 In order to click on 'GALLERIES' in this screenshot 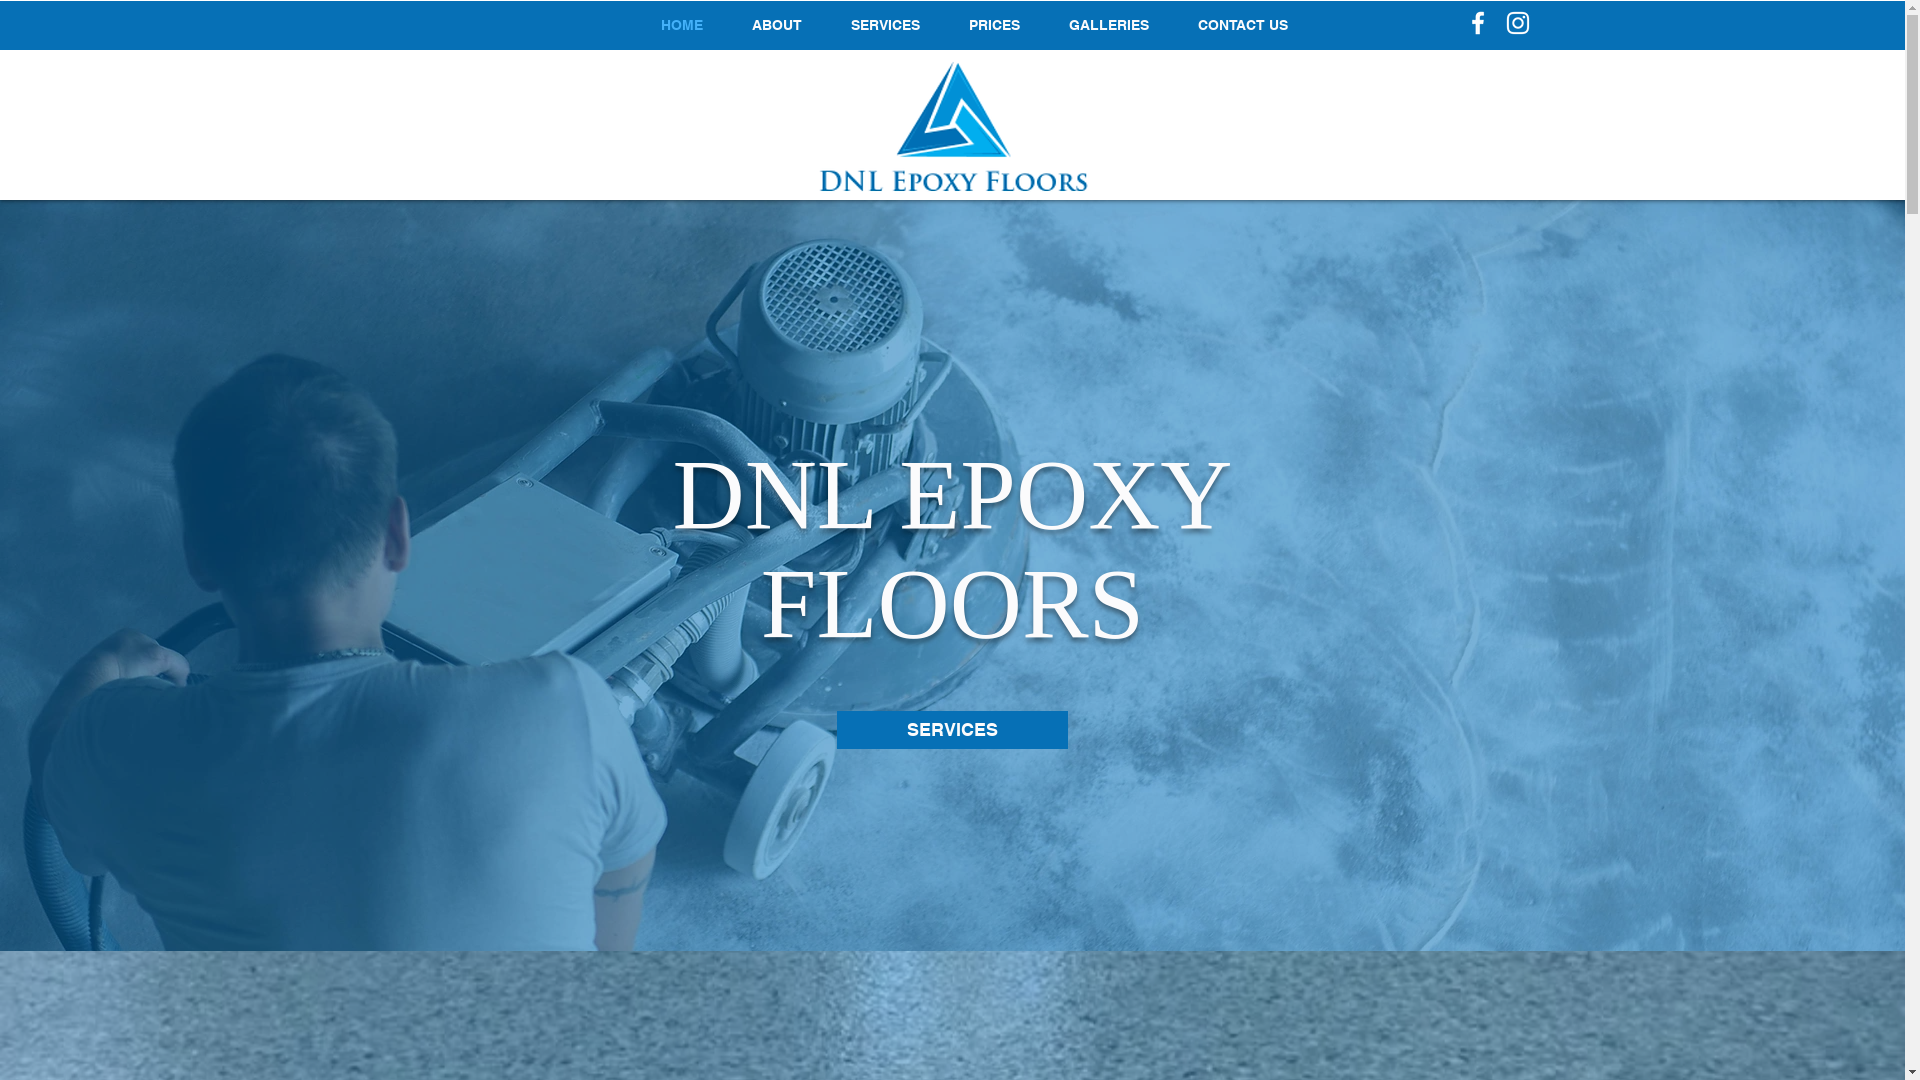, I will do `click(1108, 24)`.